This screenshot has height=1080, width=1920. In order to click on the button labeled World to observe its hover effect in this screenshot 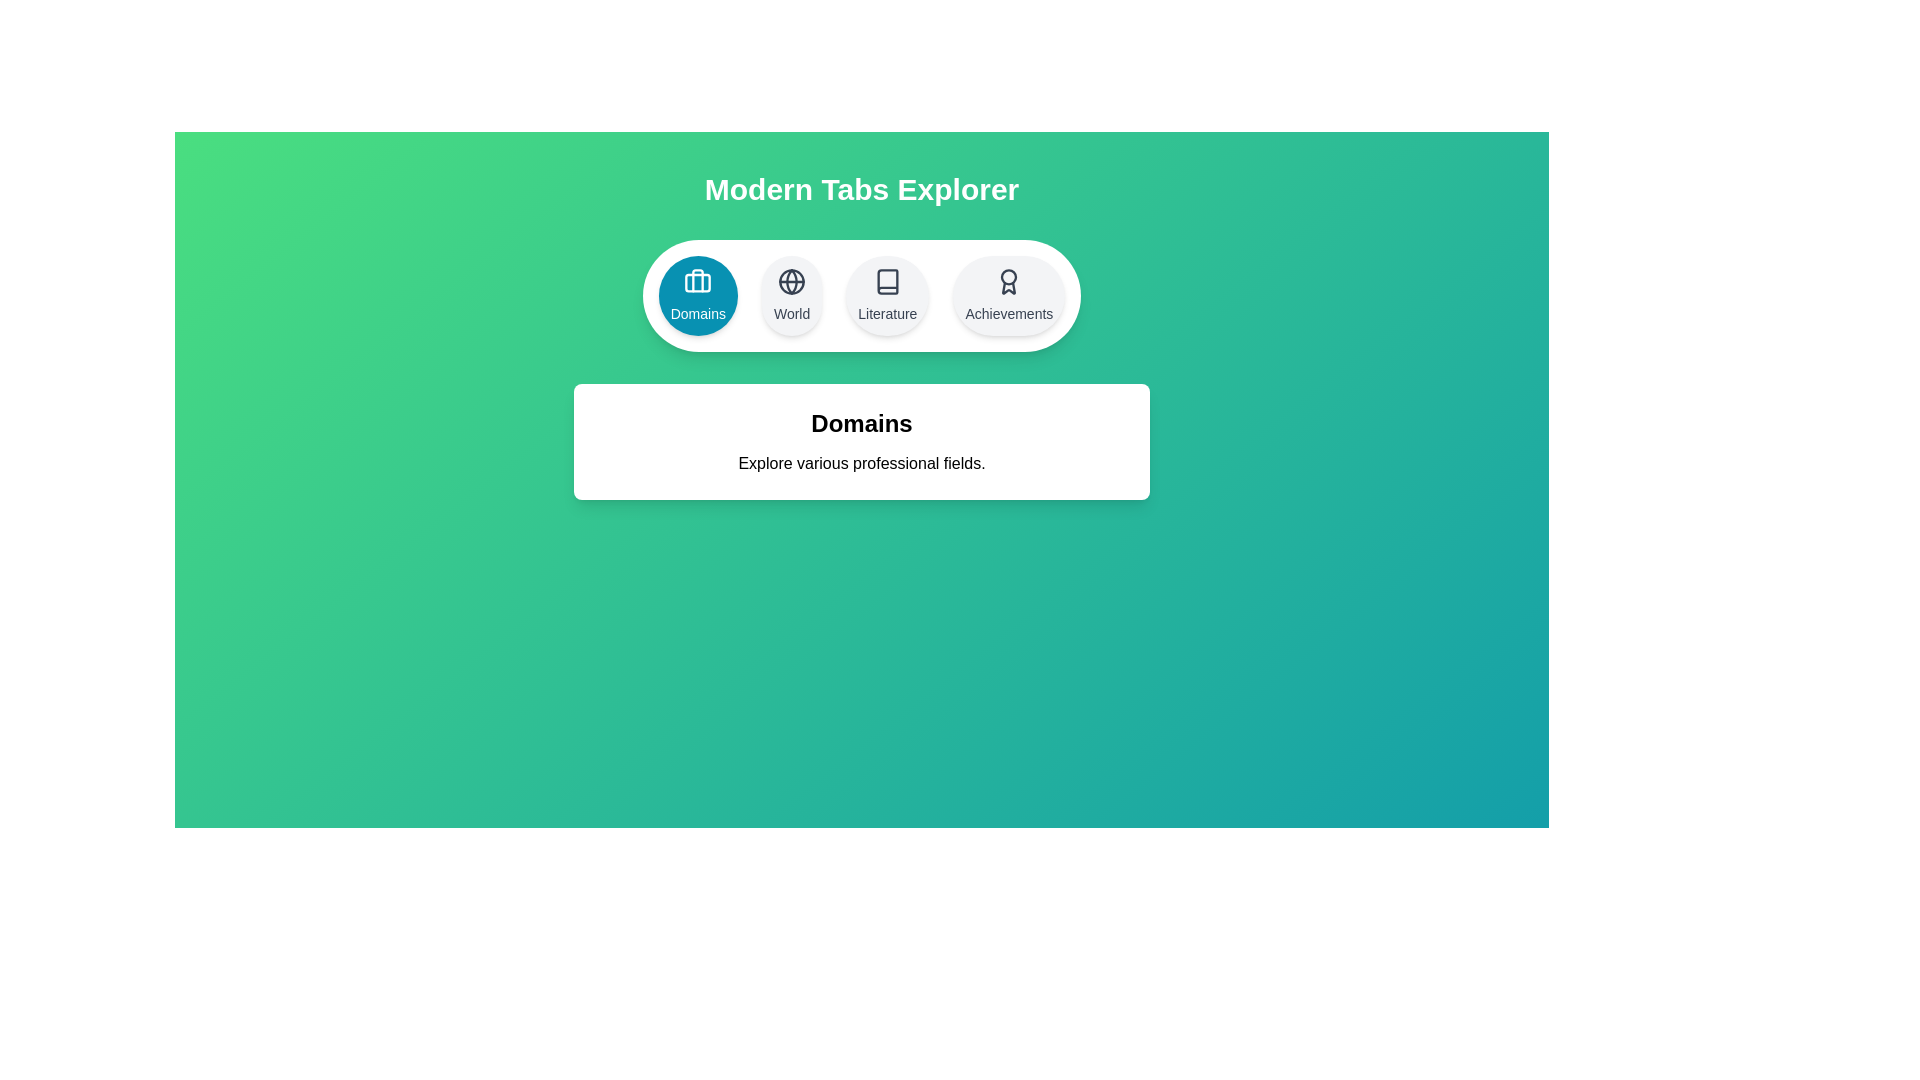, I will do `click(791, 296)`.